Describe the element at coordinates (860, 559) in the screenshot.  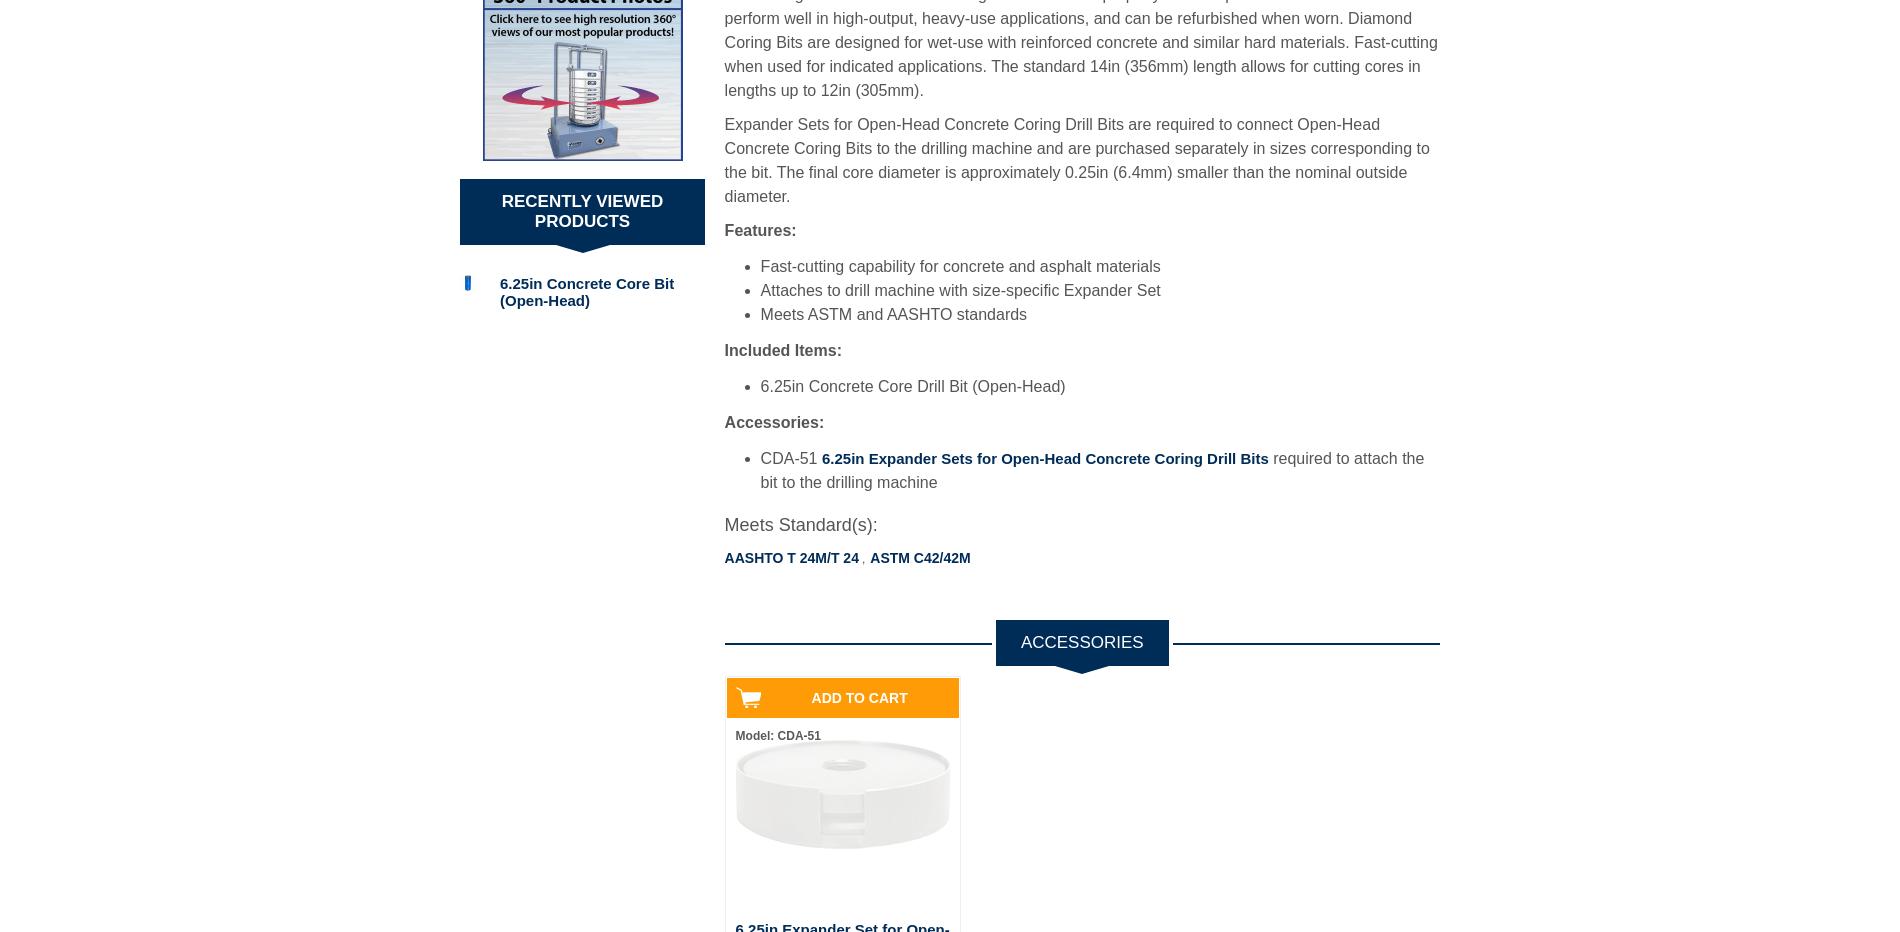
I see `','` at that location.